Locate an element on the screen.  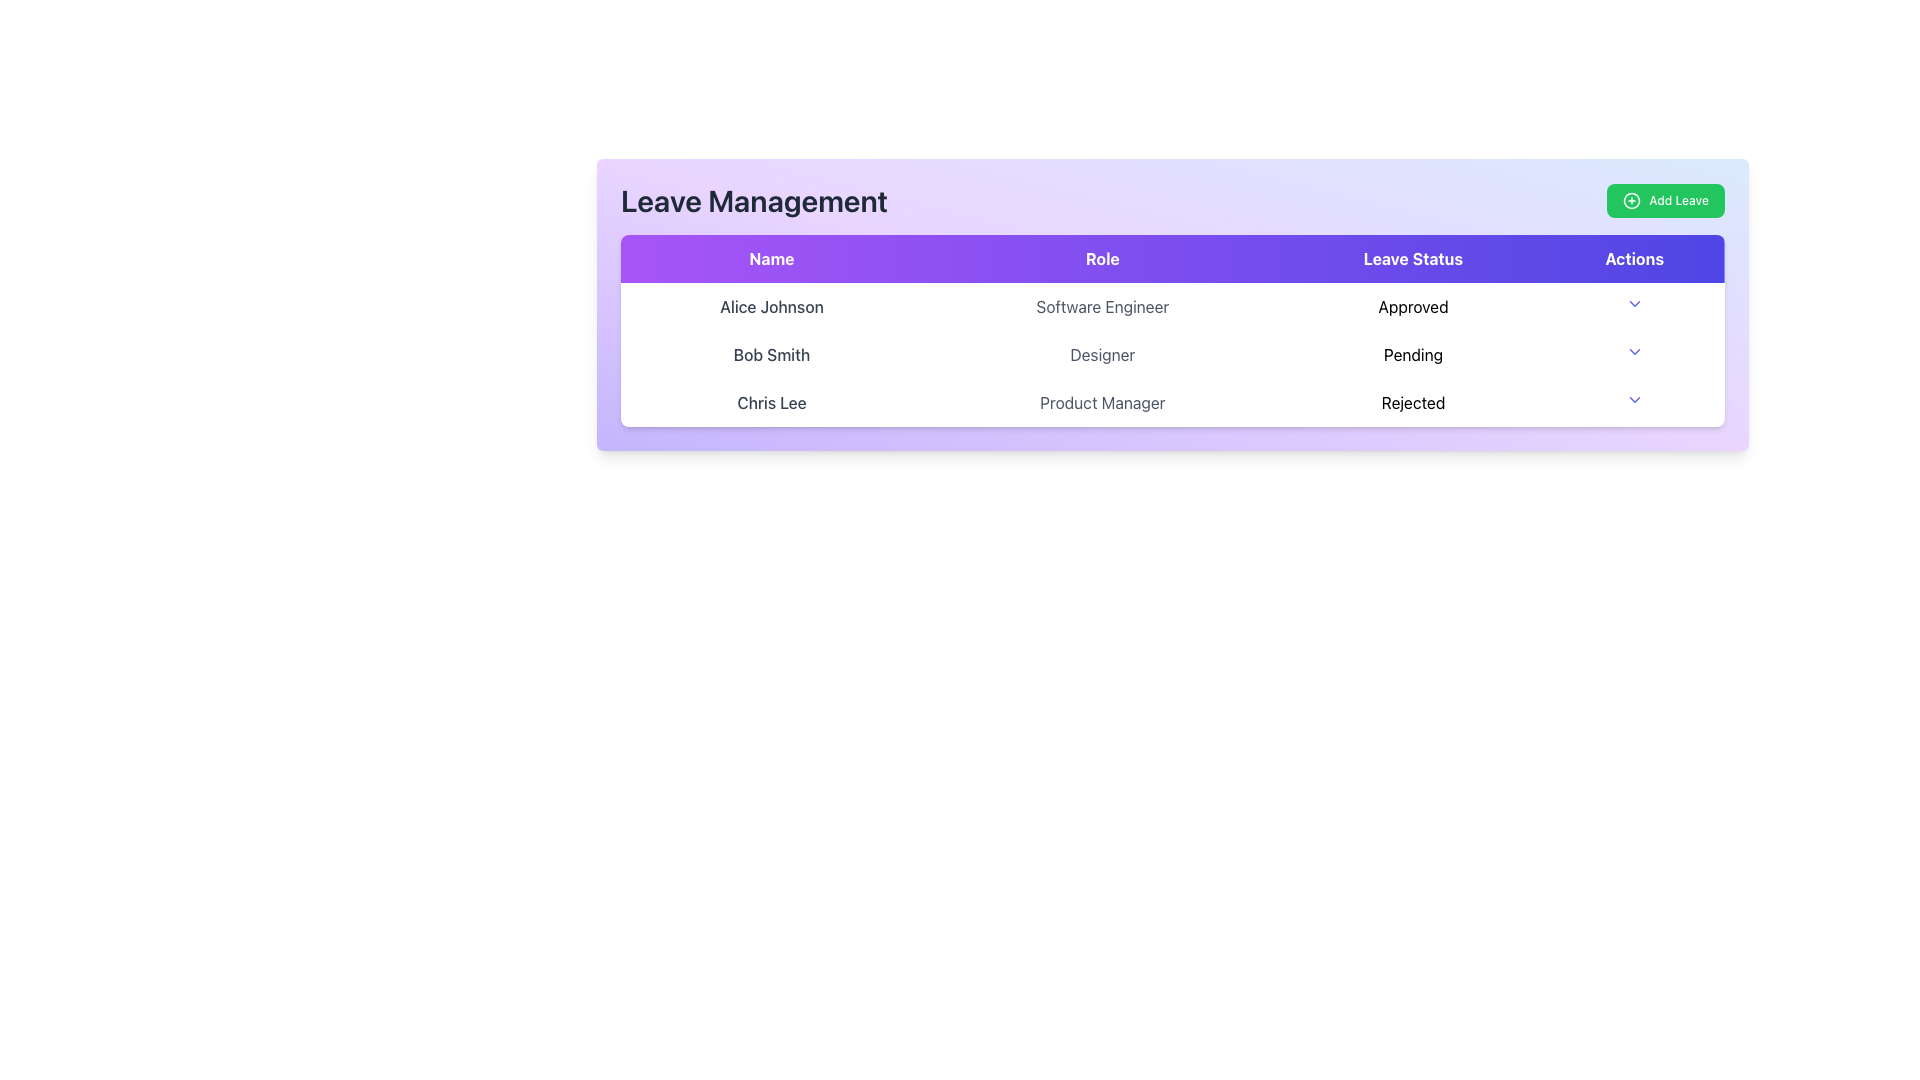
the dropdown toggle button located at the far-right side of the row for 'Chris Lee', 'Product Manager', and 'Rejected' under the 'Actions' column is located at coordinates (1633, 402).